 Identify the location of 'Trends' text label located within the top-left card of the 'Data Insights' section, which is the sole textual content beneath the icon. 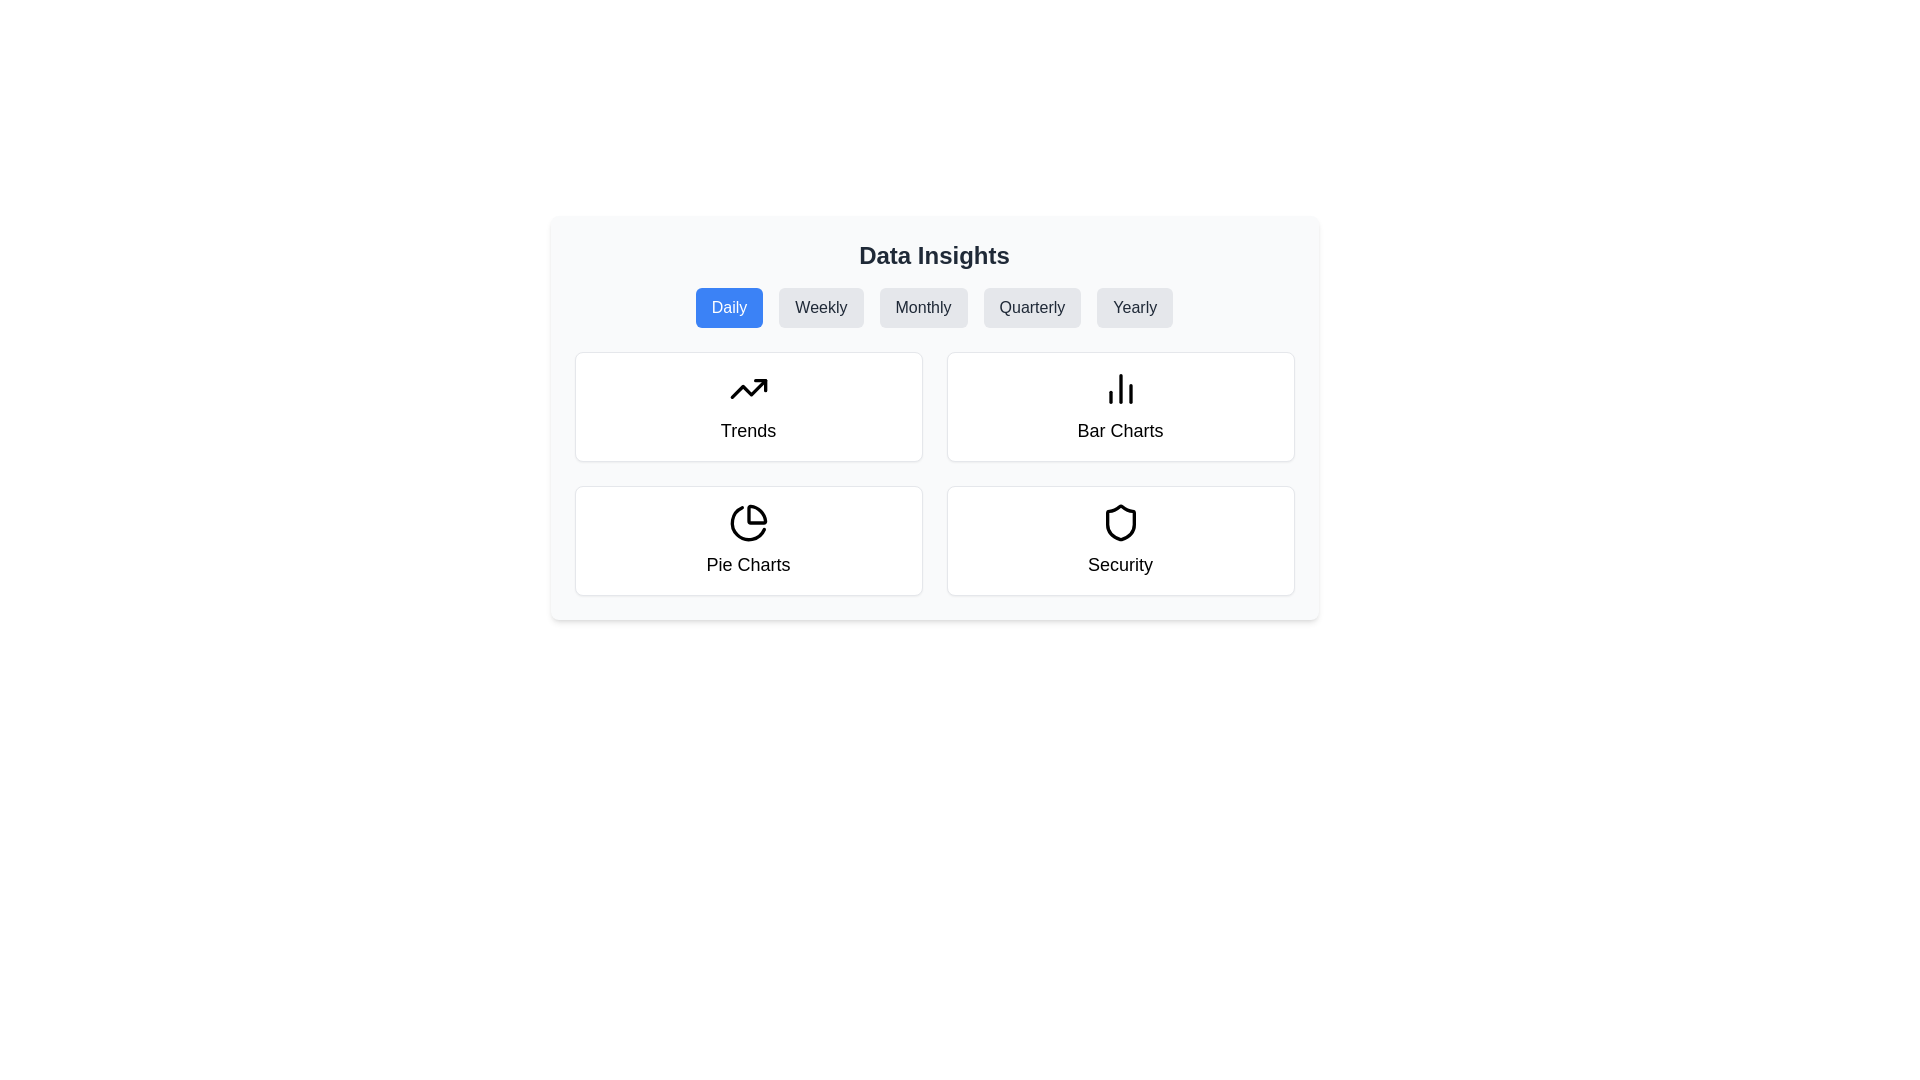
(747, 430).